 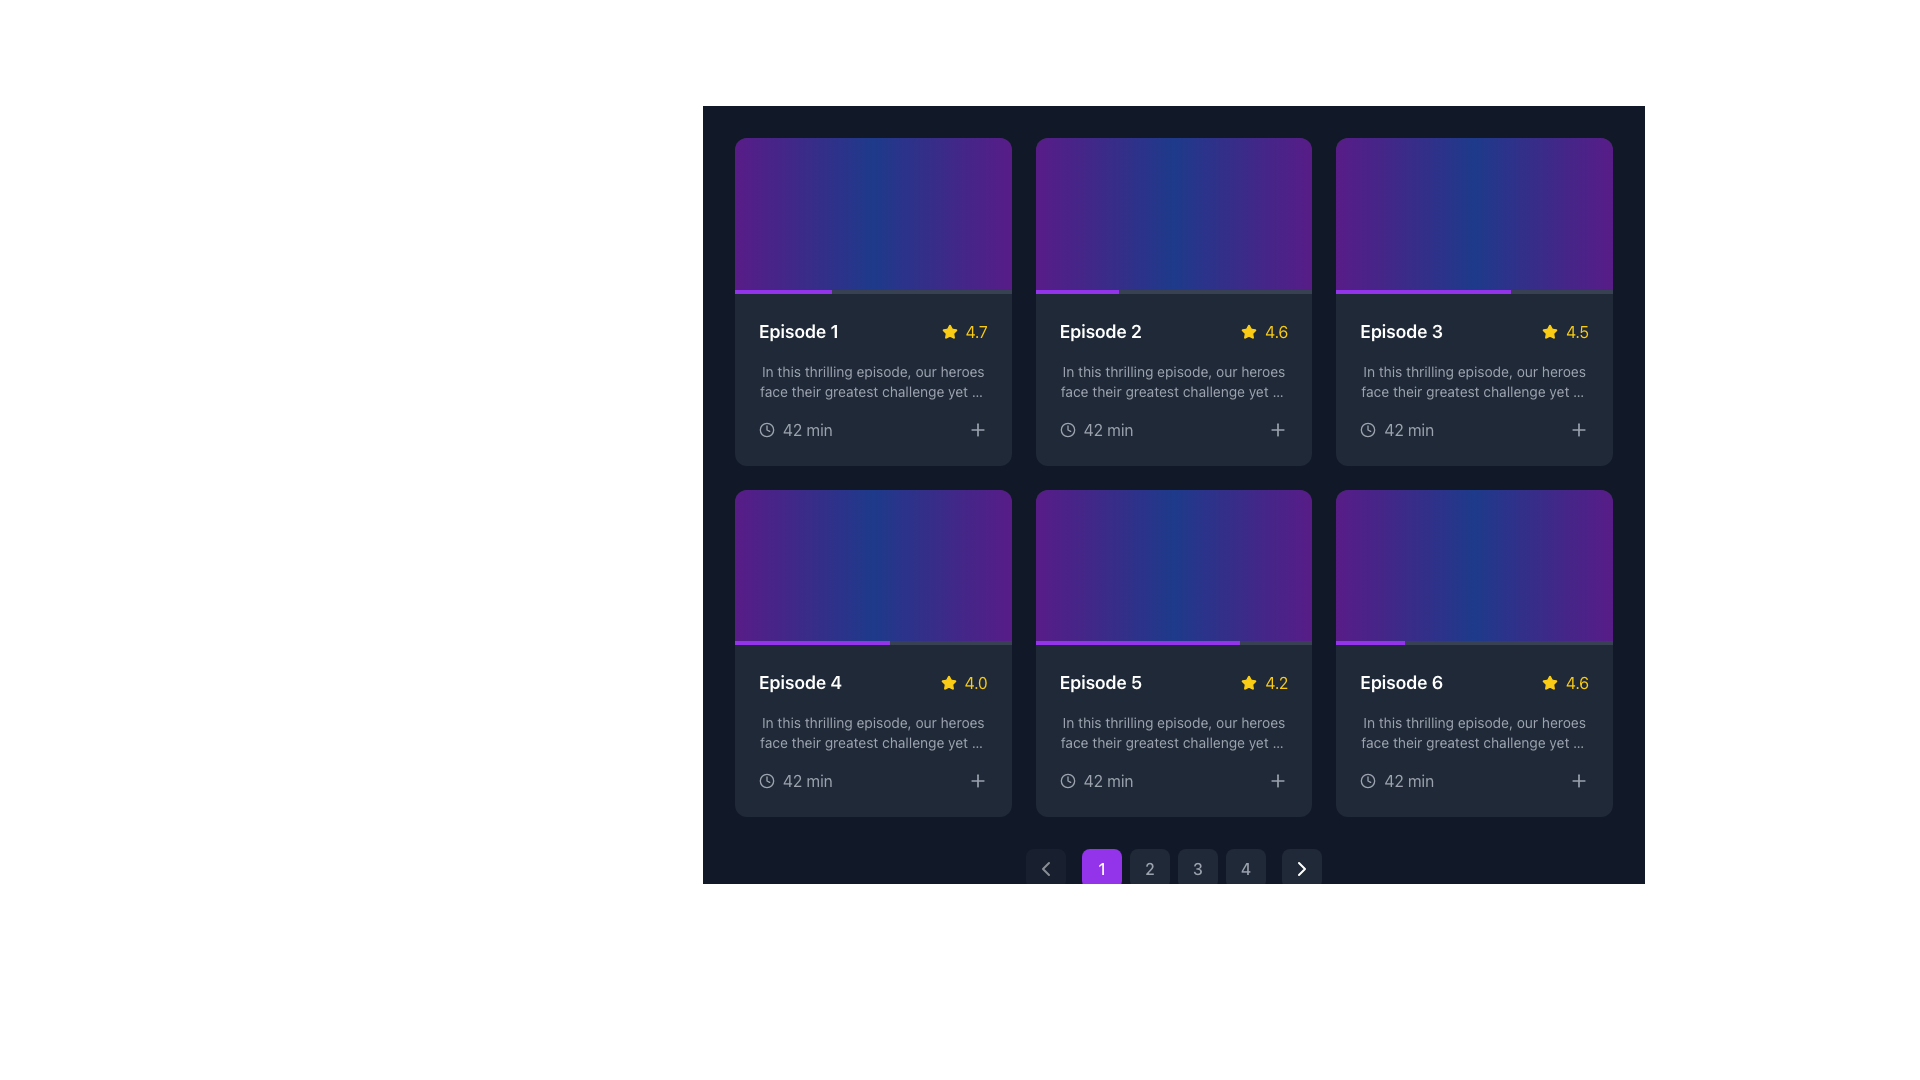 I want to click on the SVG Circle representing the clock-like icon for 'Episode 6' located in the bottom-right corner of the grid layout, so click(x=1367, y=780).